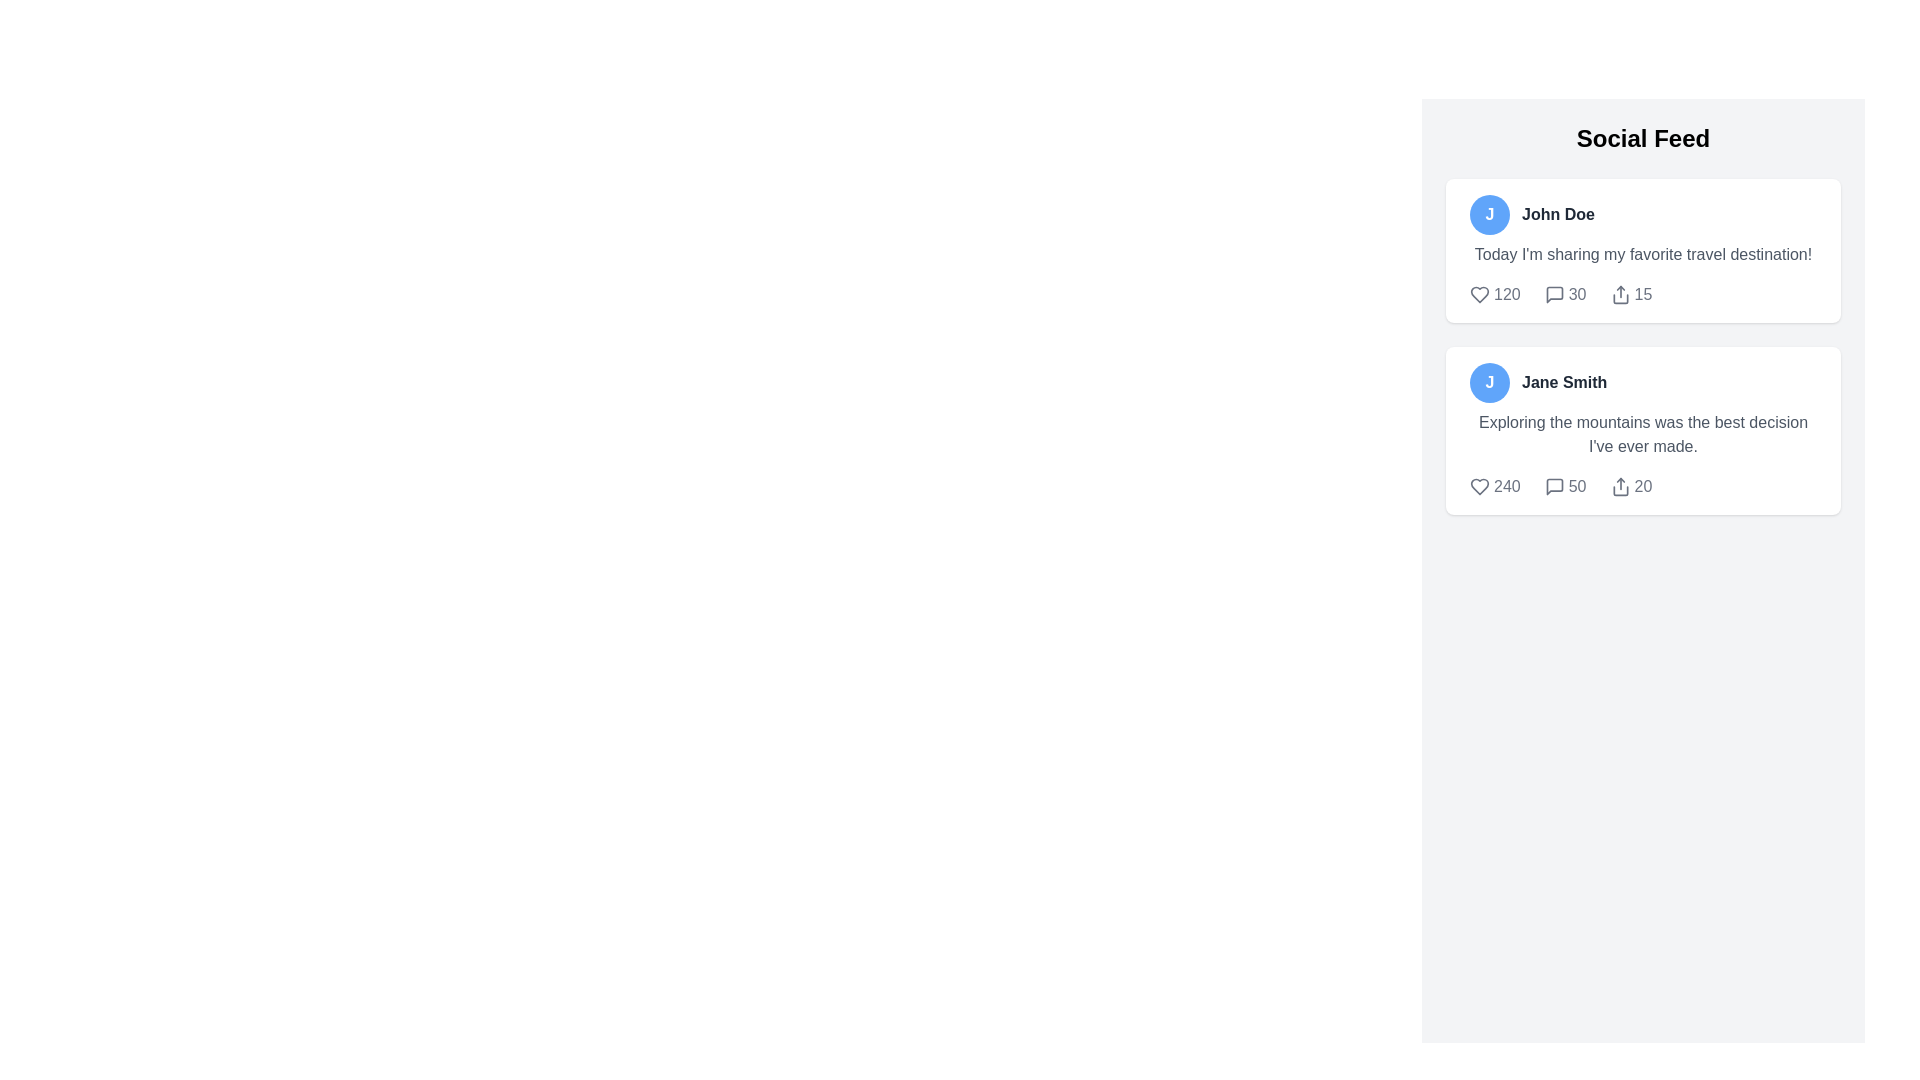 This screenshot has height=1080, width=1920. I want to click on the text '20' located at the bottom-right corner of the post card associated with user 'Jane Smith', positioned next to the share icon, so click(1643, 486).